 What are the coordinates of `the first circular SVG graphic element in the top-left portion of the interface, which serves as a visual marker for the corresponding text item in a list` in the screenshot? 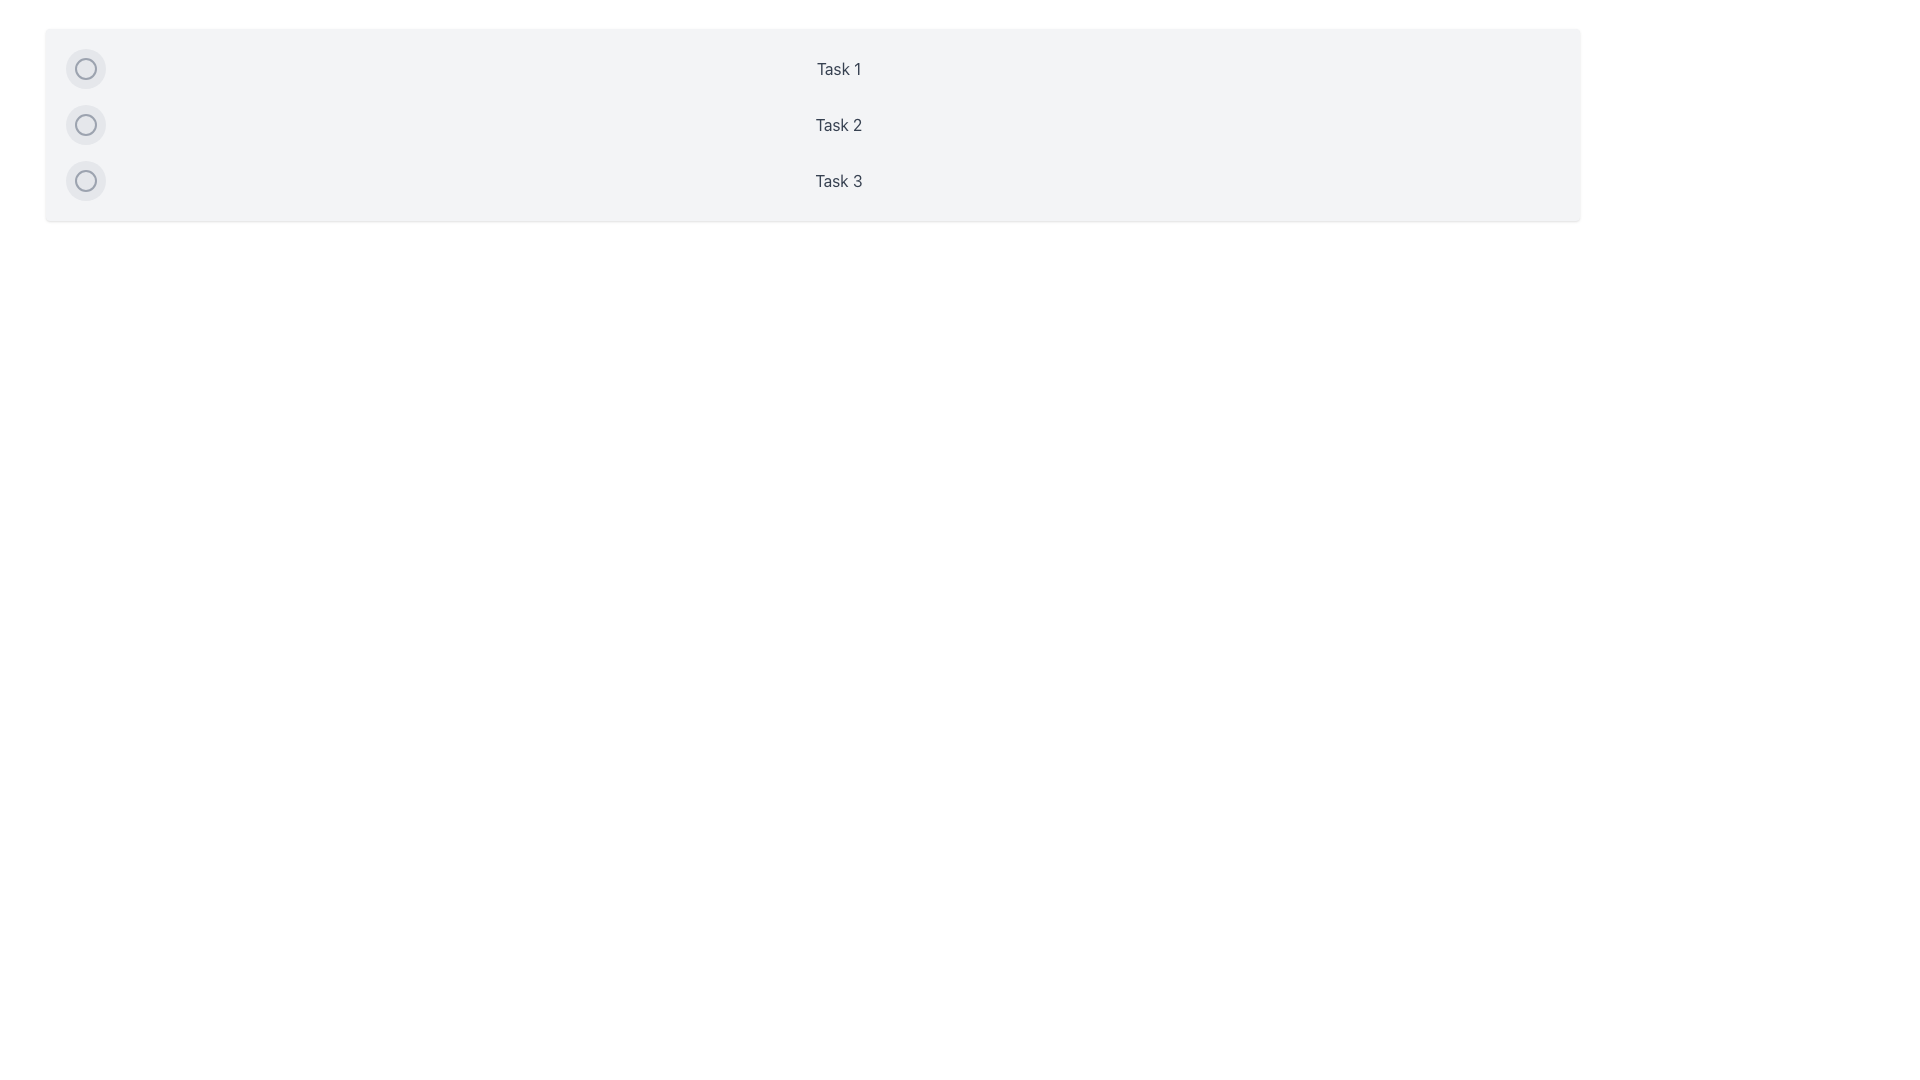 It's located at (85, 68).